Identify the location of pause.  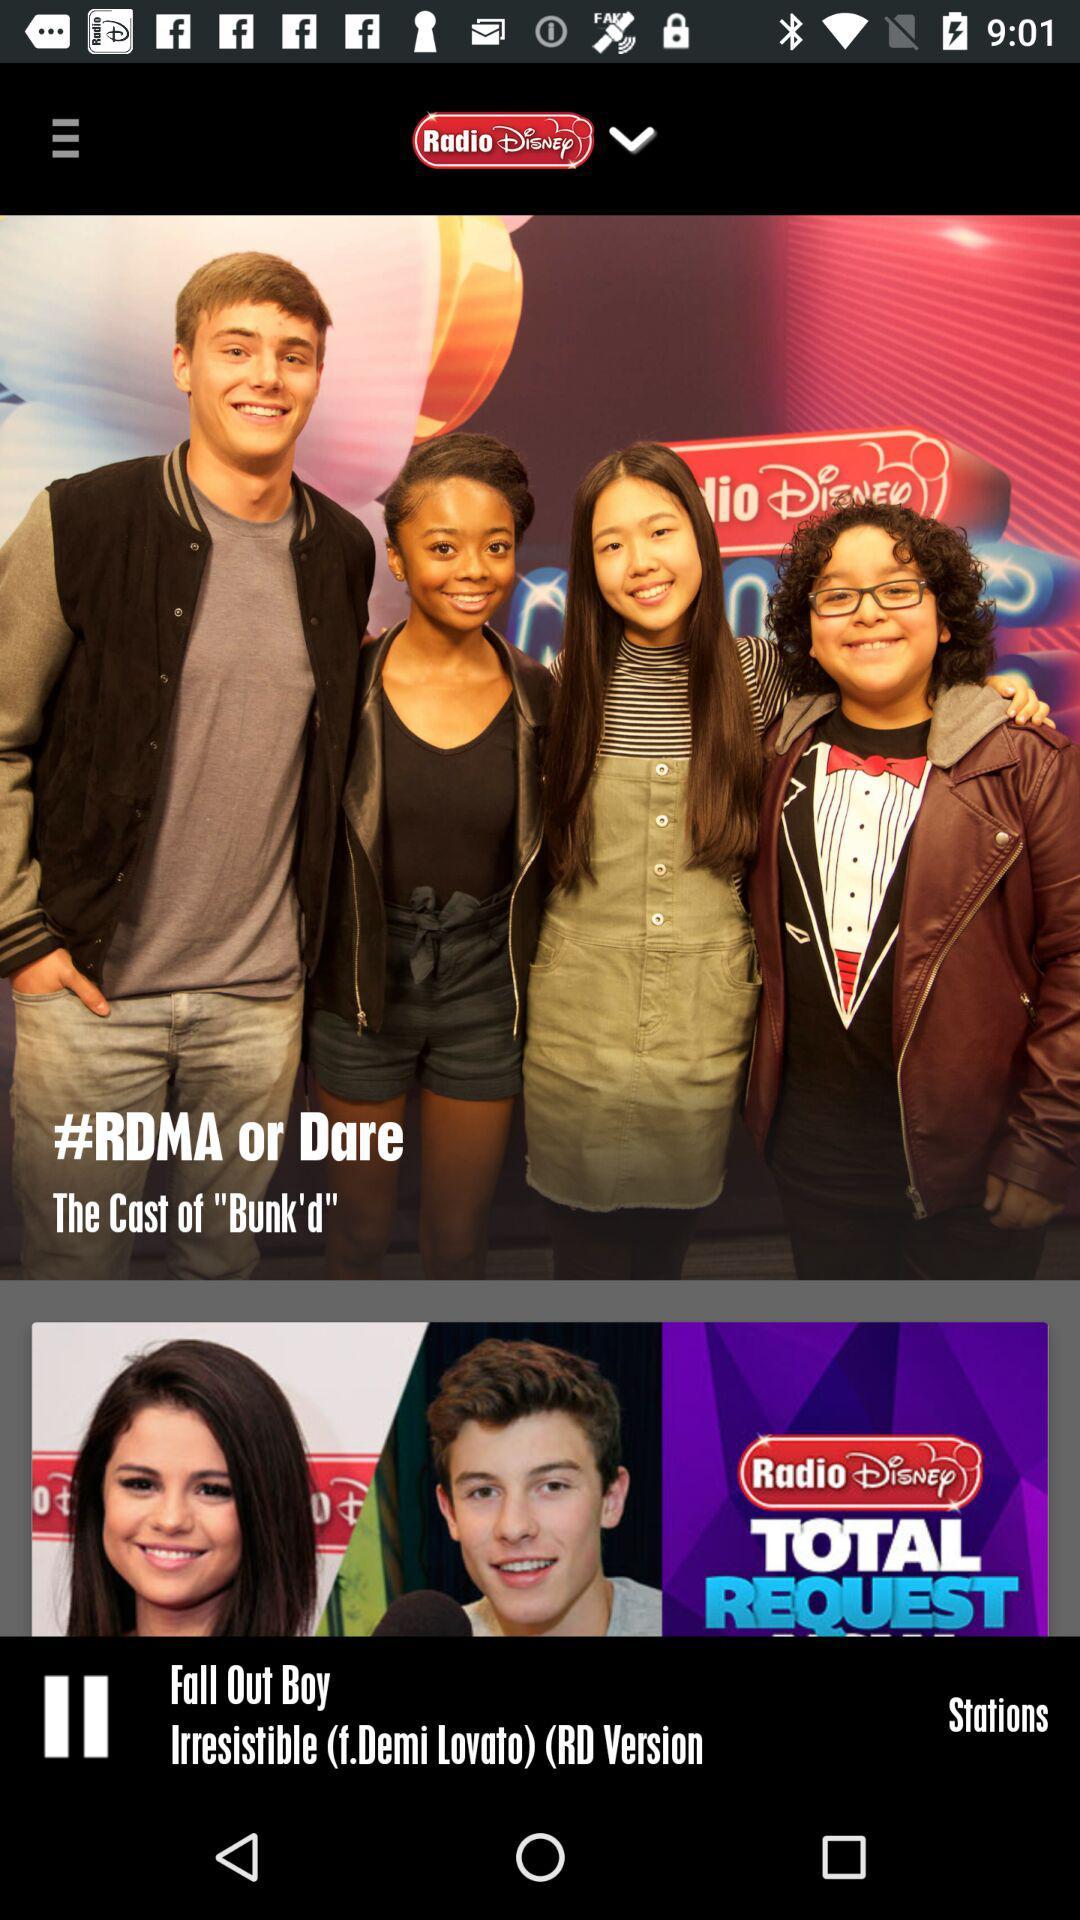
(77, 1714).